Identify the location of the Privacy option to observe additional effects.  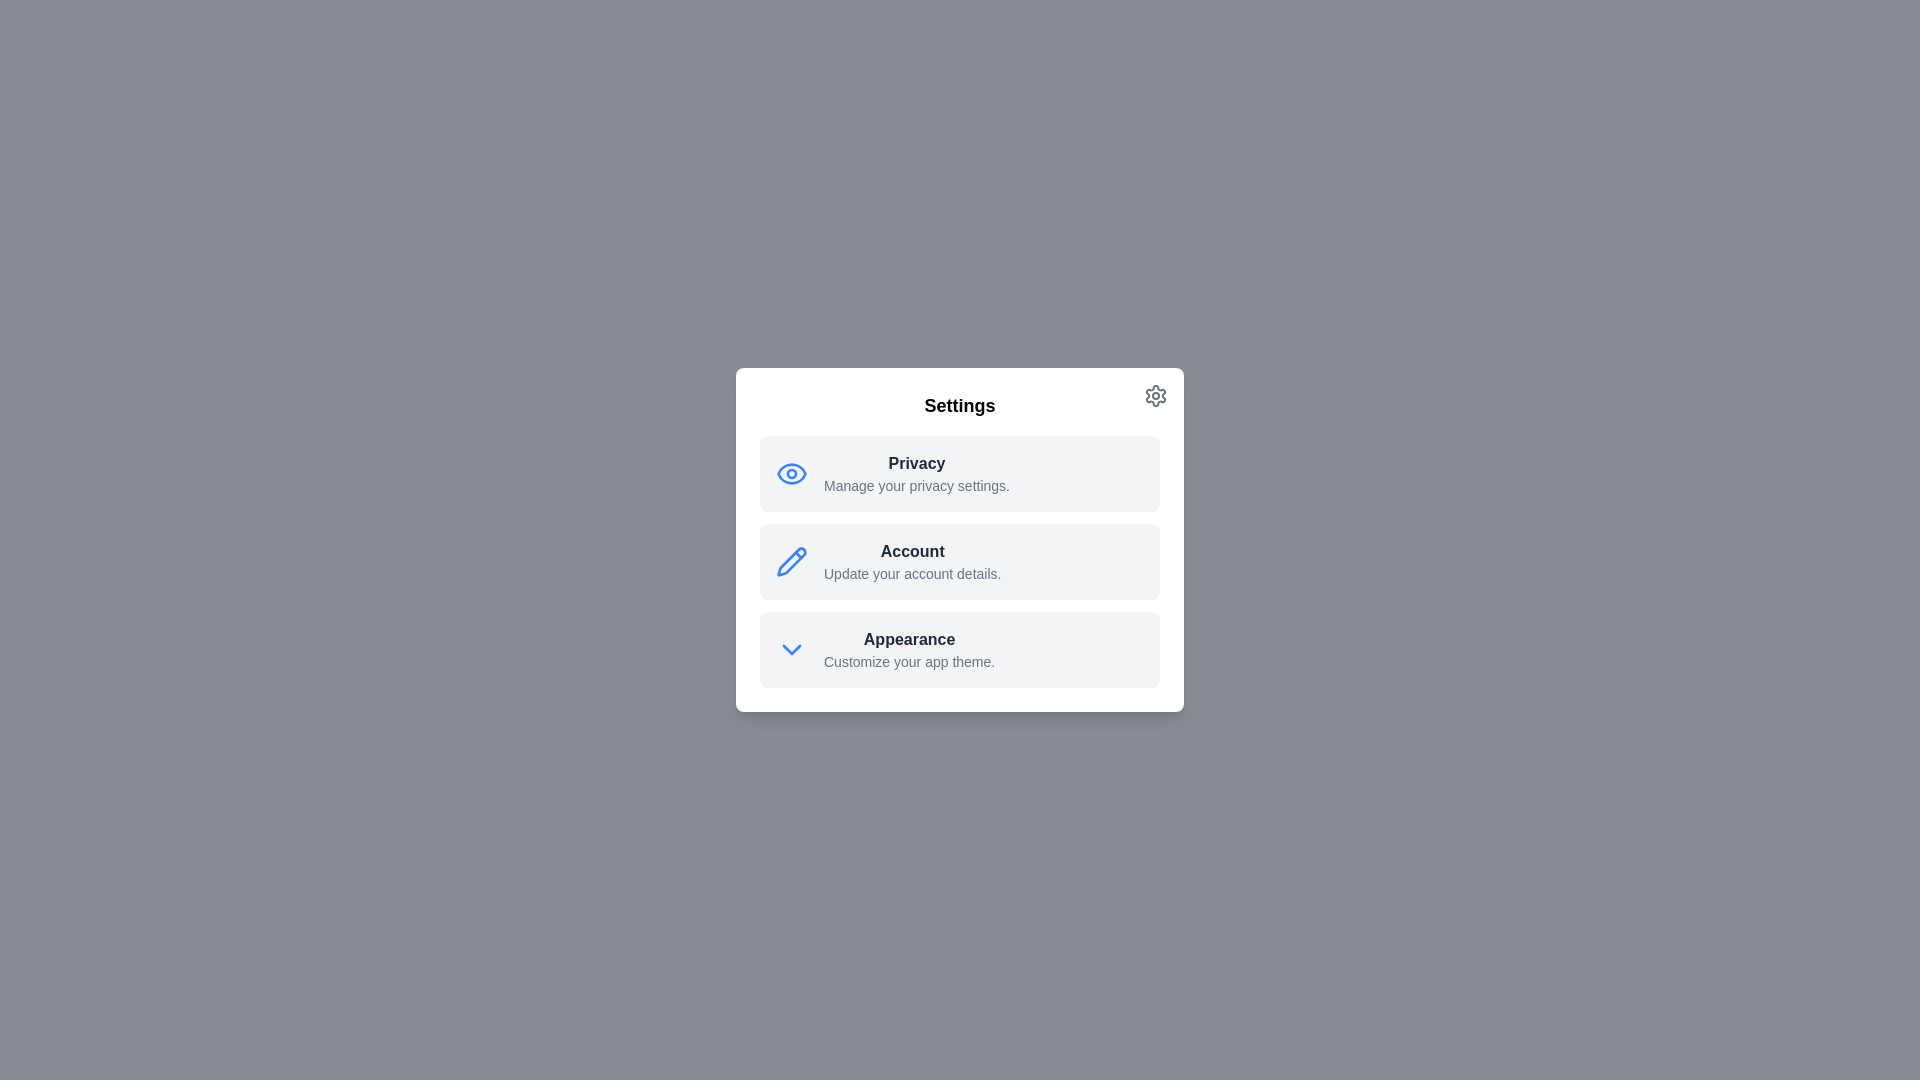
(960, 474).